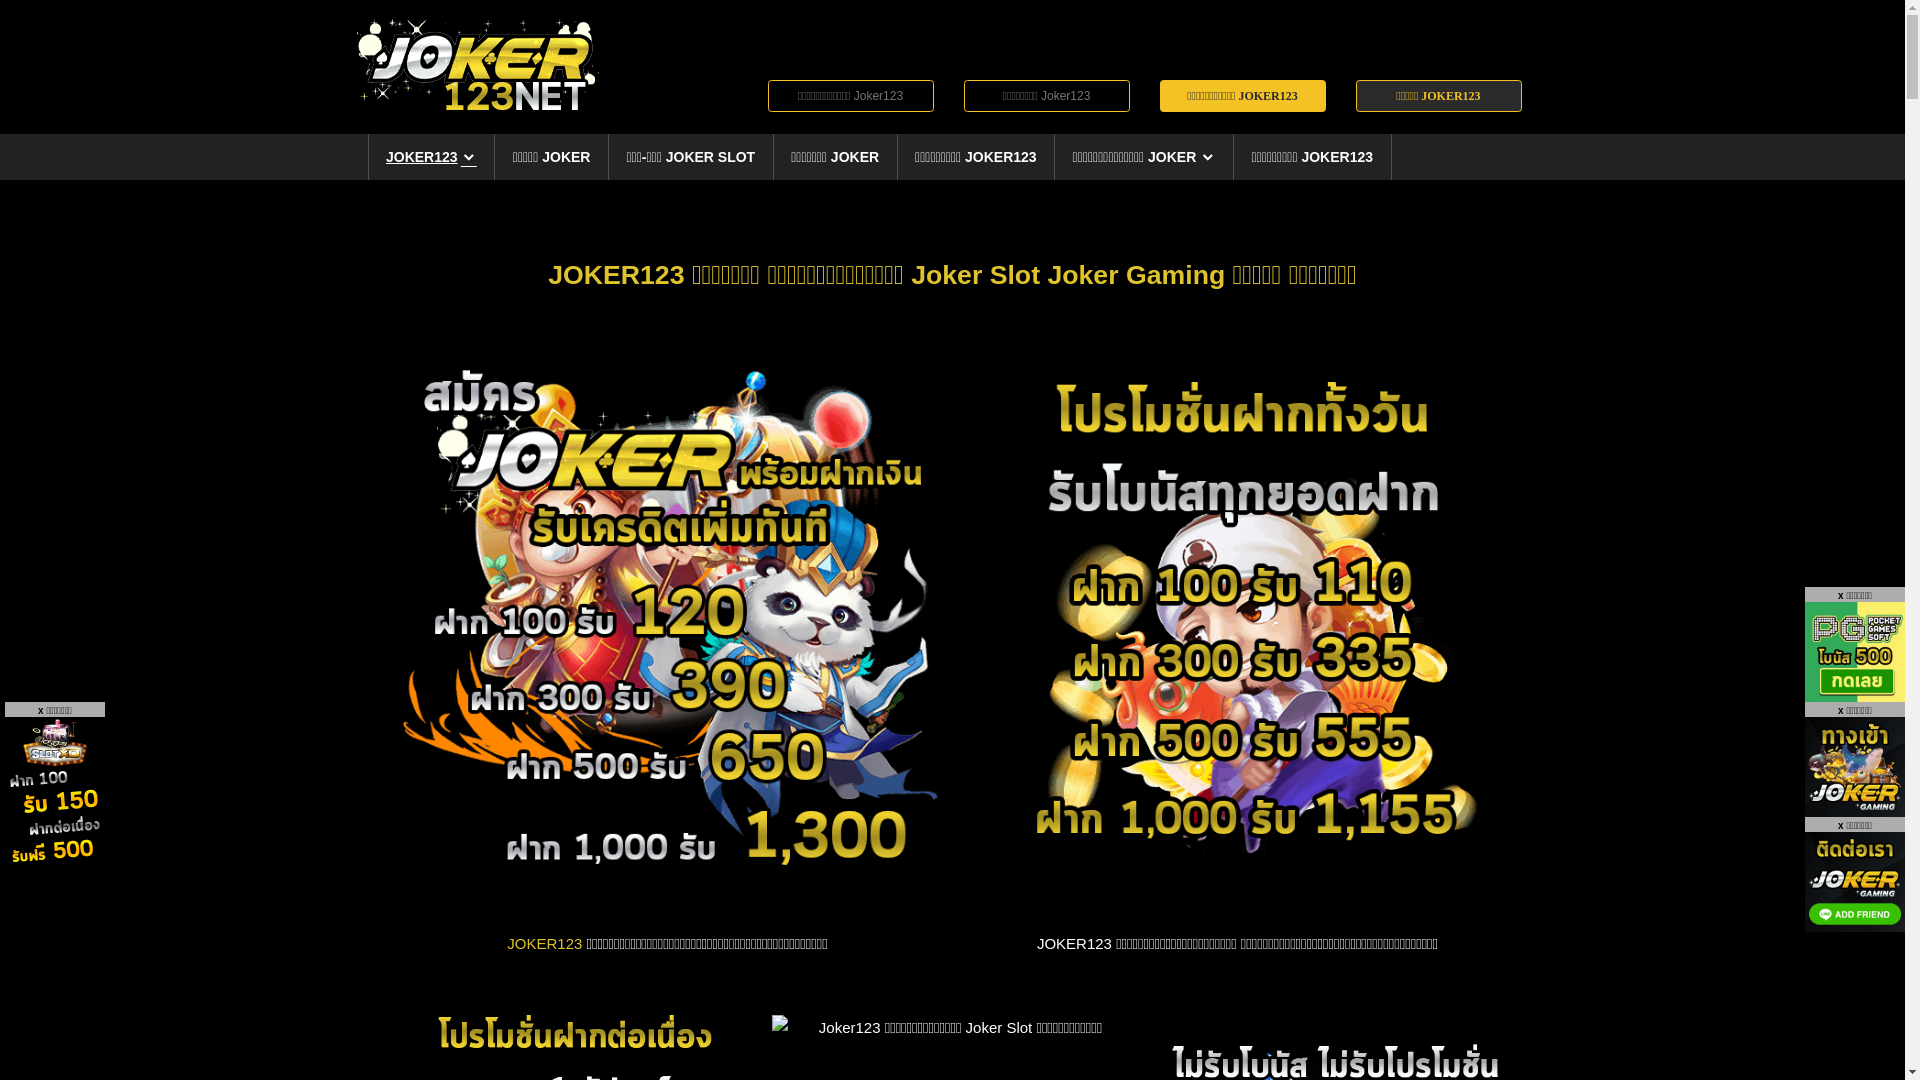 This screenshot has width=1920, height=1080. I want to click on 'JOKER123', so click(430, 156).